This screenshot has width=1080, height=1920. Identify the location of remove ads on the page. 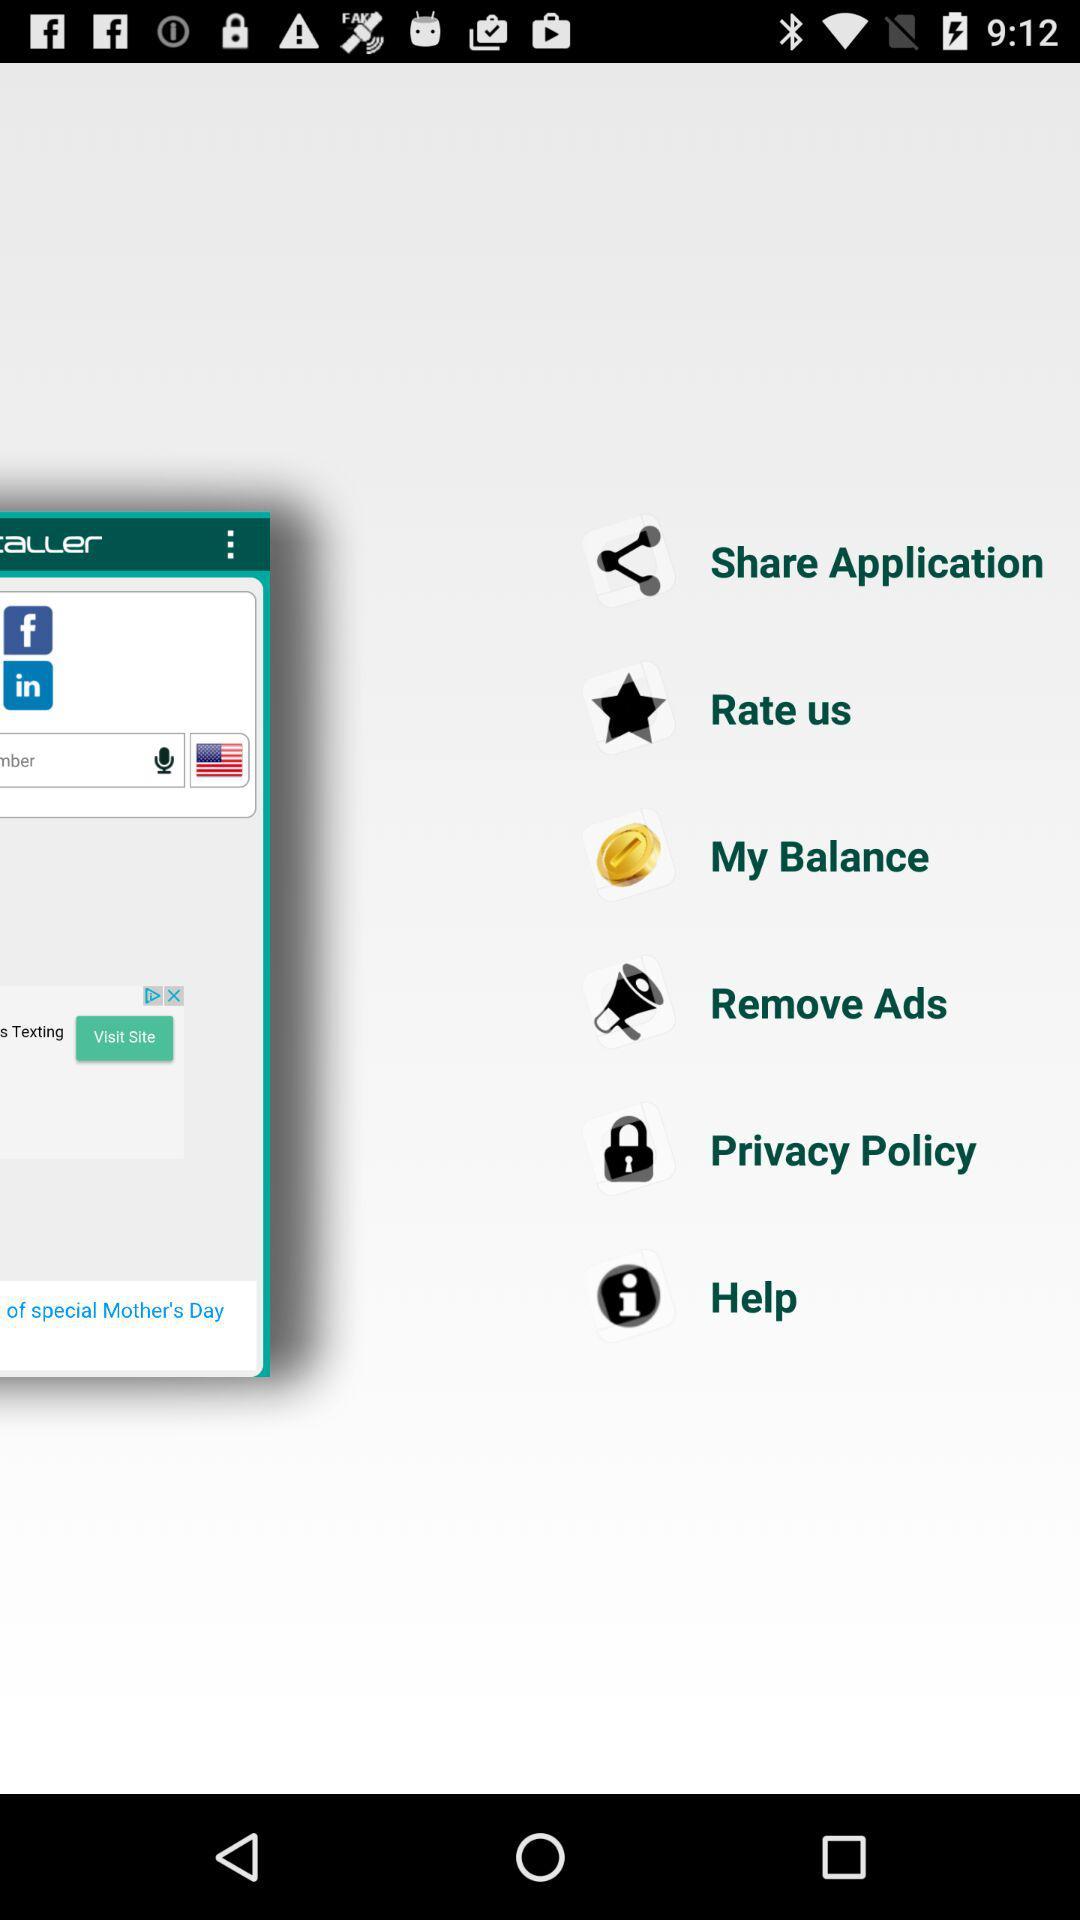
(816, 1002).